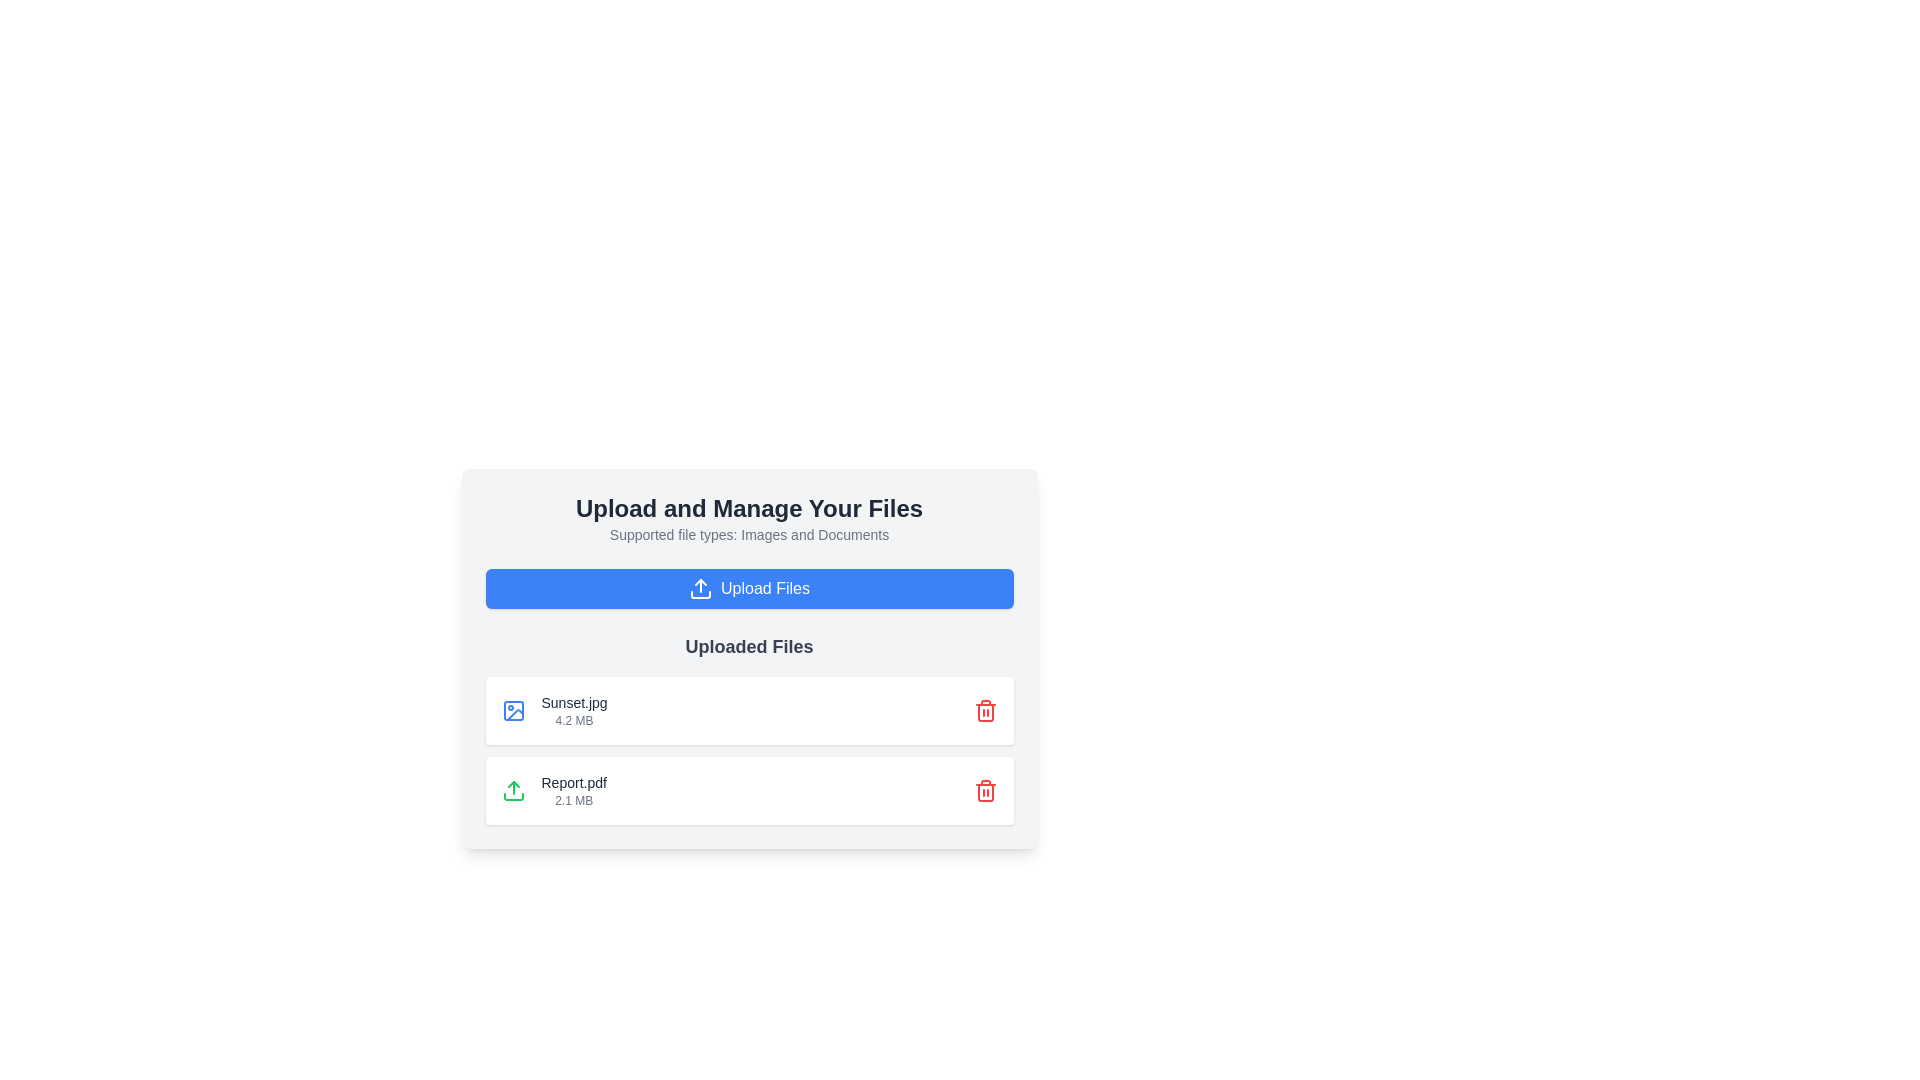 This screenshot has height=1080, width=1920. I want to click on the text label that serves as the header for the section displaying uploaded files, located beneath the 'Upload Files' button and above the list of uploaded files, so click(748, 647).